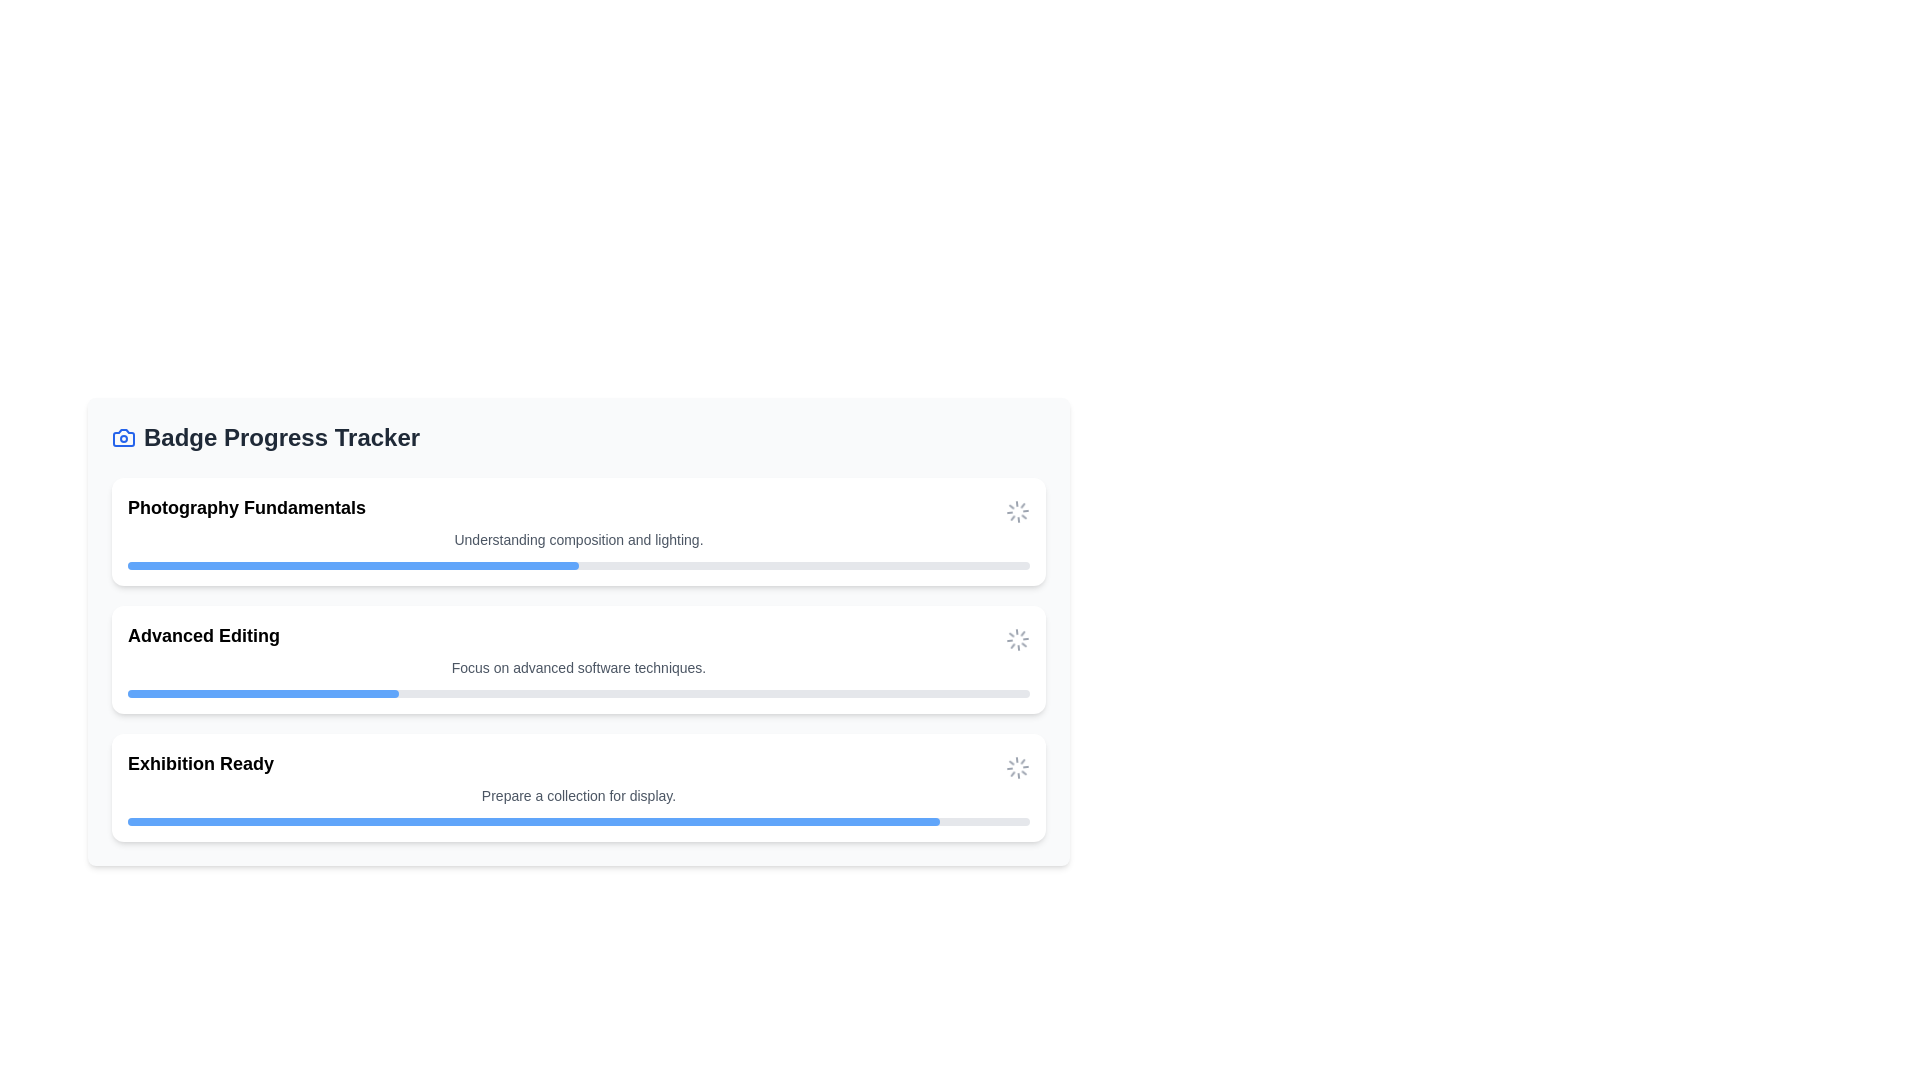  What do you see at coordinates (1017, 509) in the screenshot?
I see `the spinning wheel loader indicator located at the upper-right corner of the 'Photography Fundamentals' item block` at bounding box center [1017, 509].